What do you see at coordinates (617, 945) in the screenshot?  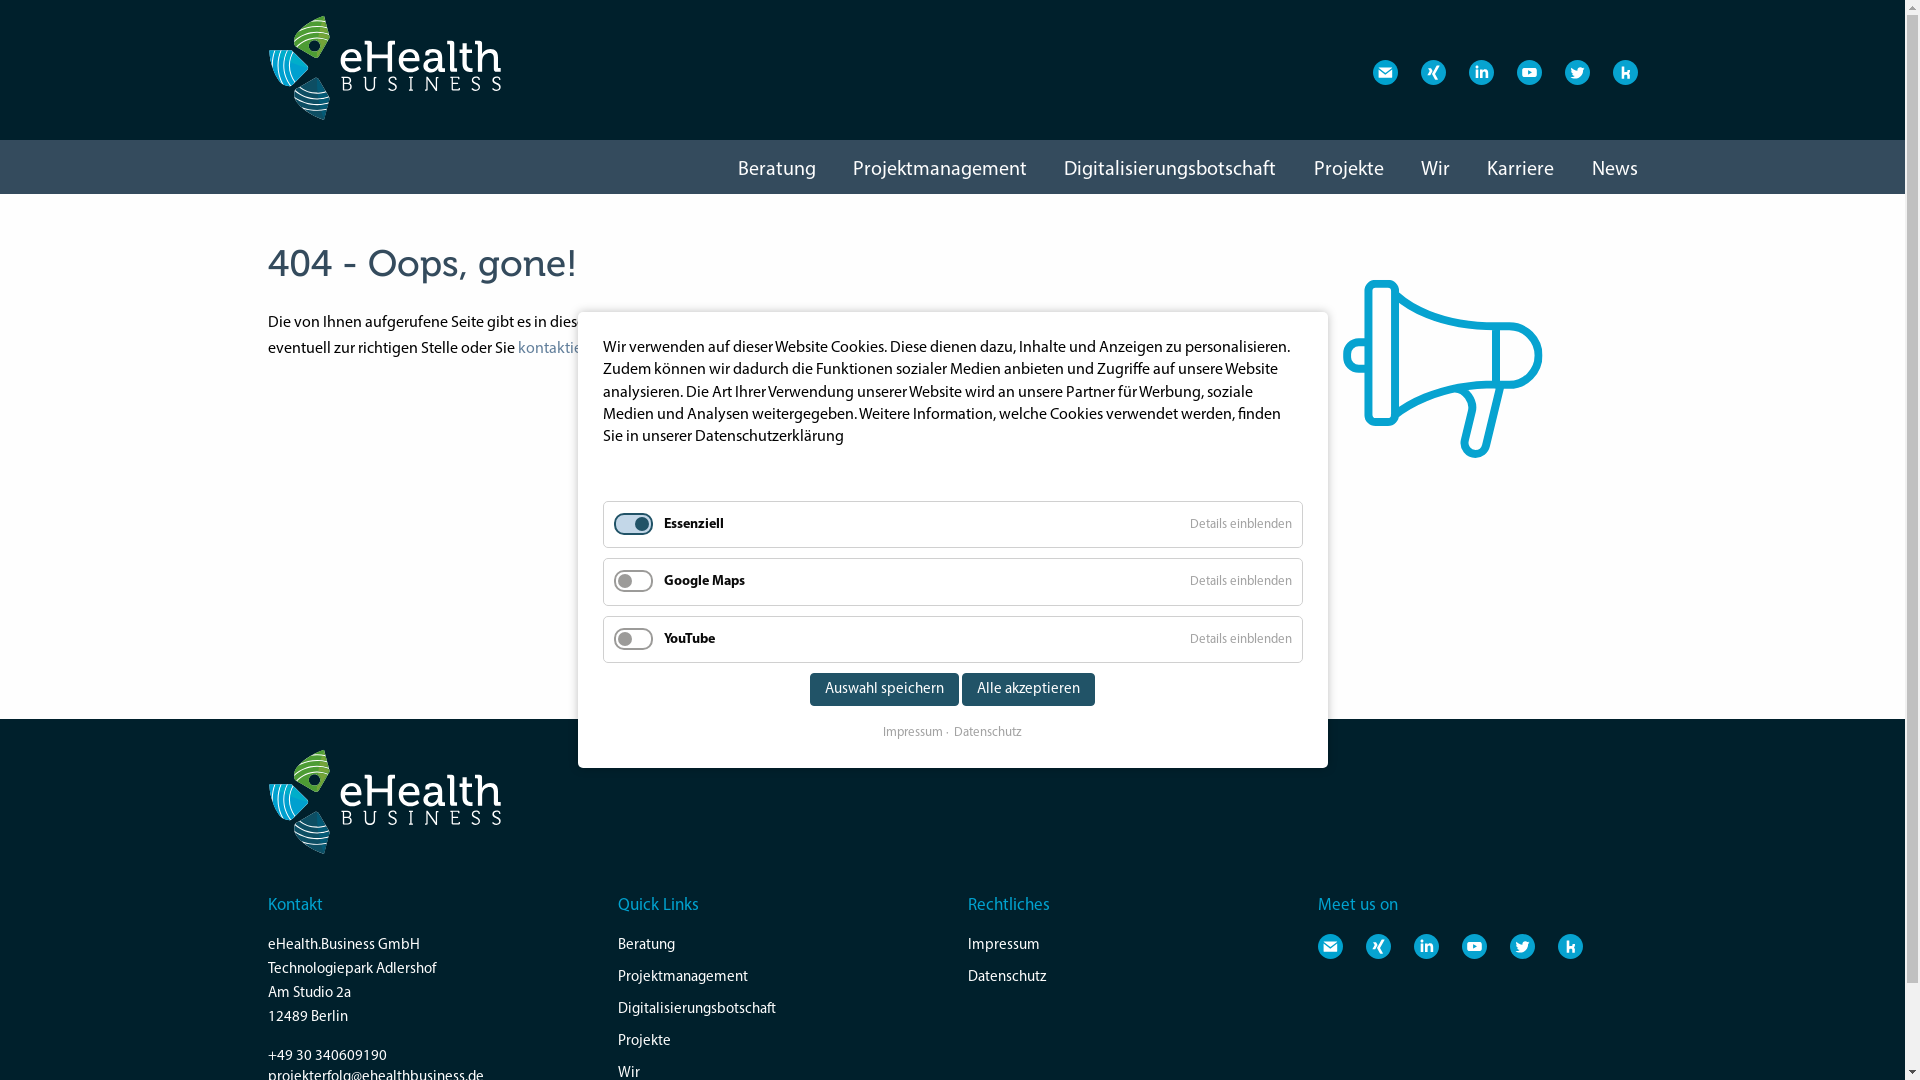 I see `'Beratung'` at bounding box center [617, 945].